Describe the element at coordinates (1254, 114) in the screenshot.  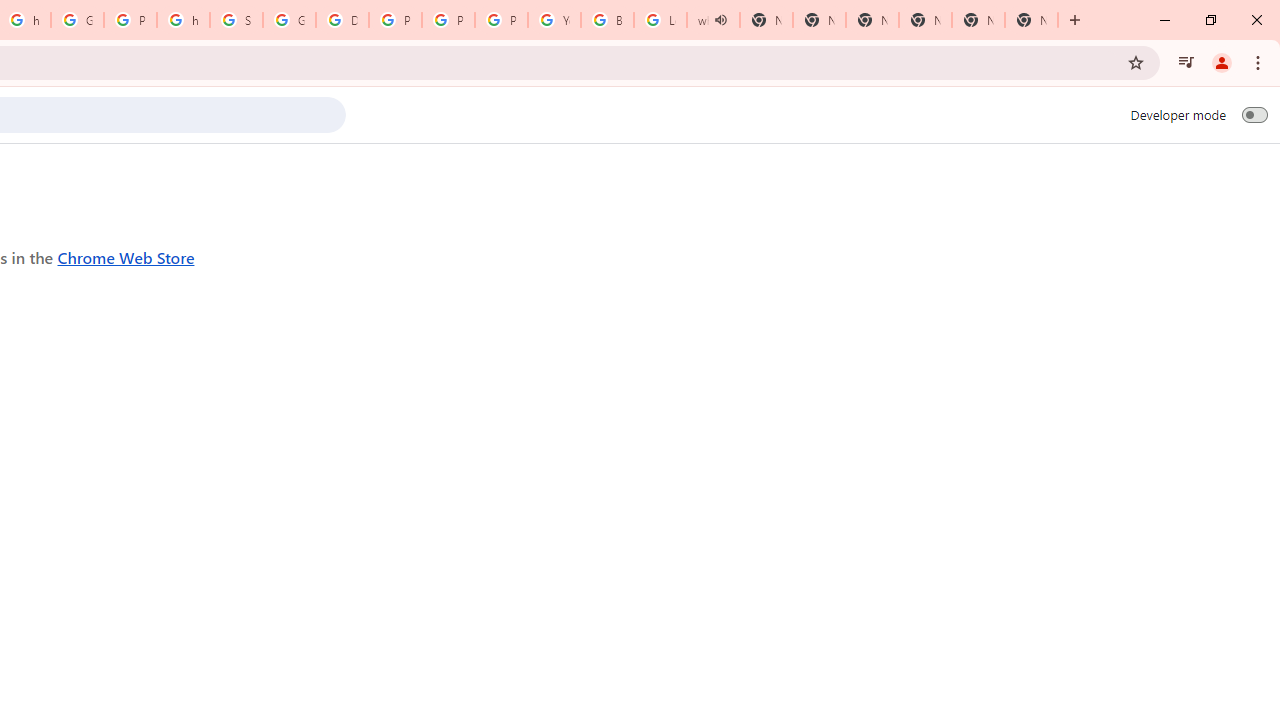
I see `'Developer mode'` at that location.